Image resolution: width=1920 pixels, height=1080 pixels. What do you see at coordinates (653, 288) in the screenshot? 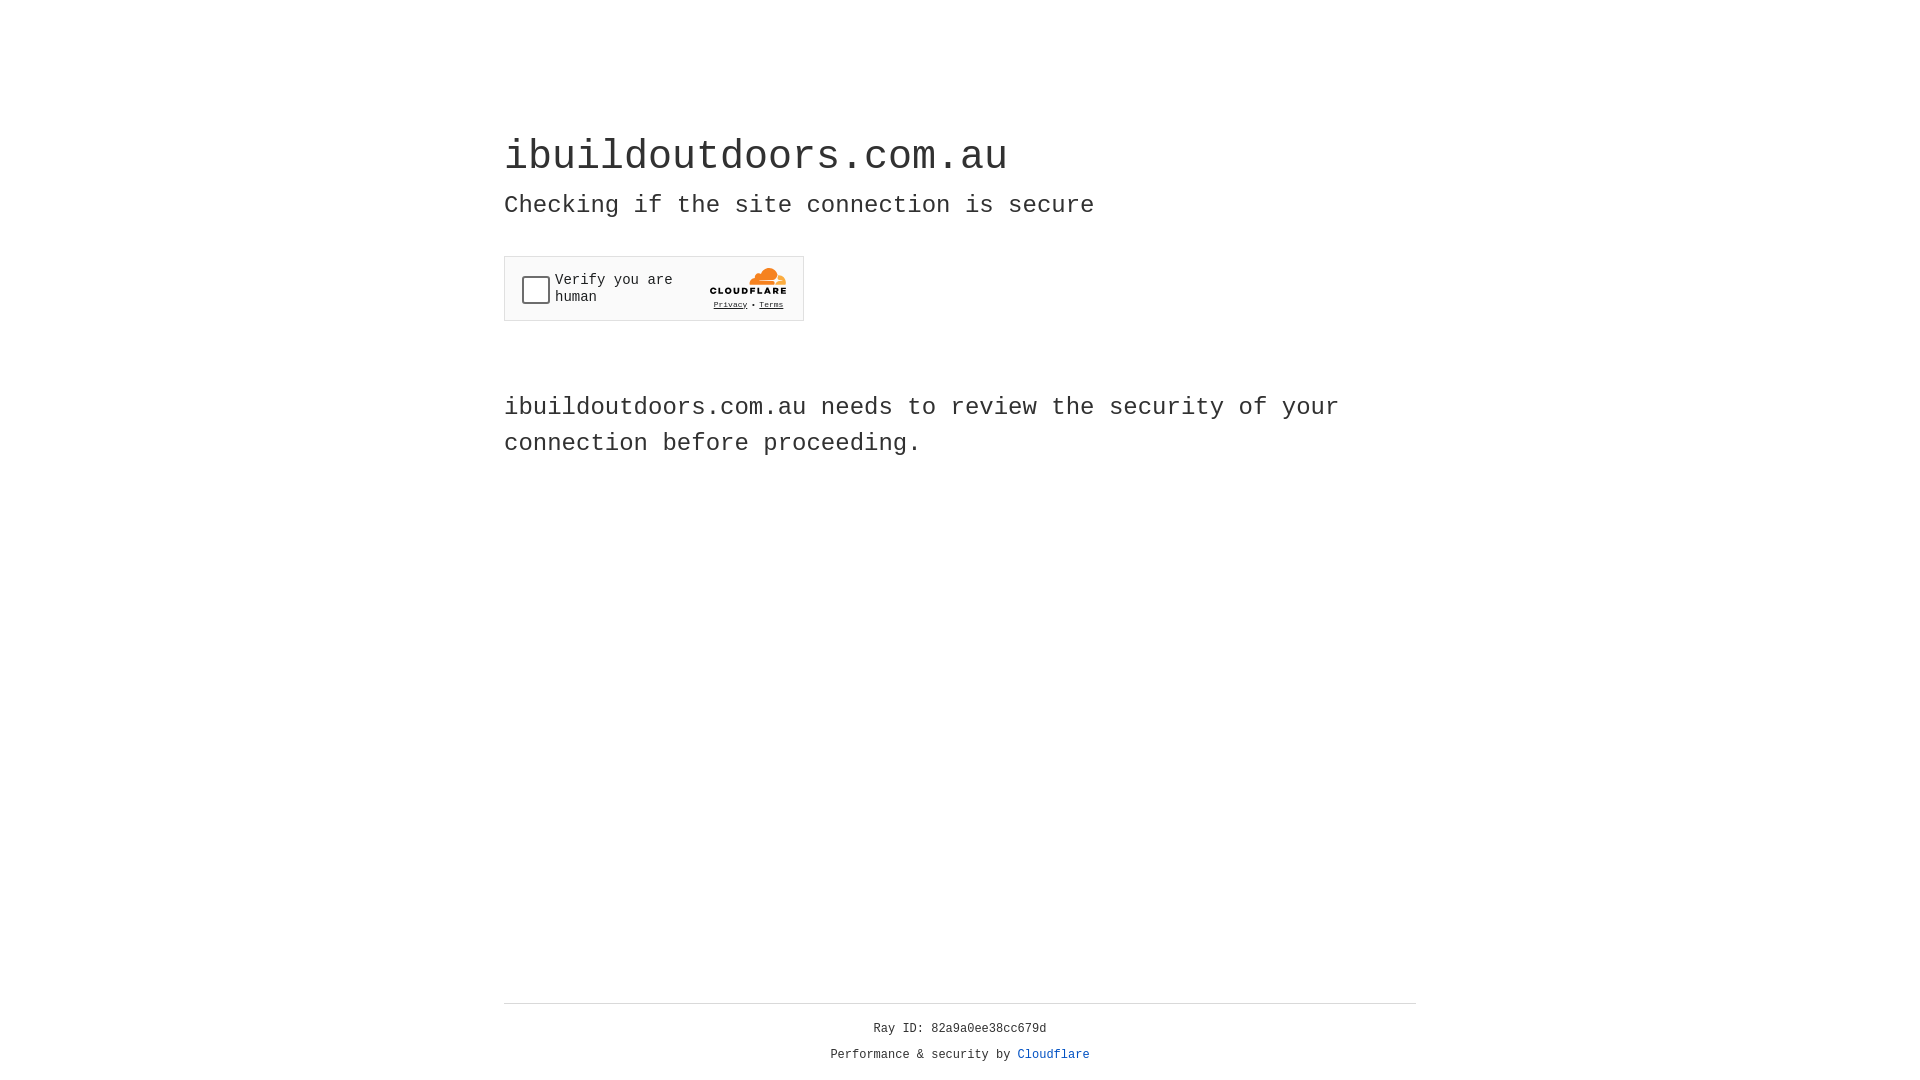
I see `'Widget containing a Cloudflare security challenge'` at bounding box center [653, 288].